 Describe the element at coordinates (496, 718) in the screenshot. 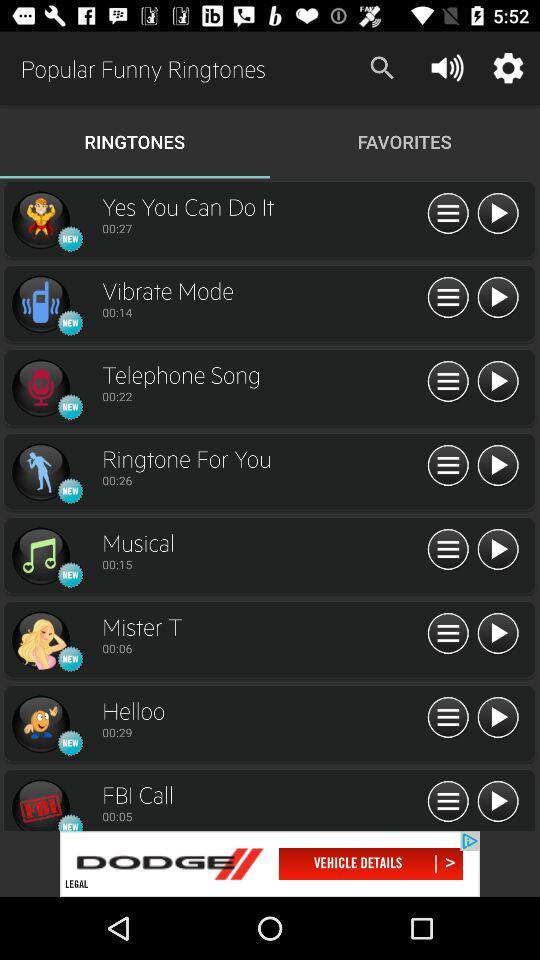

I see `ringtone play button` at that location.